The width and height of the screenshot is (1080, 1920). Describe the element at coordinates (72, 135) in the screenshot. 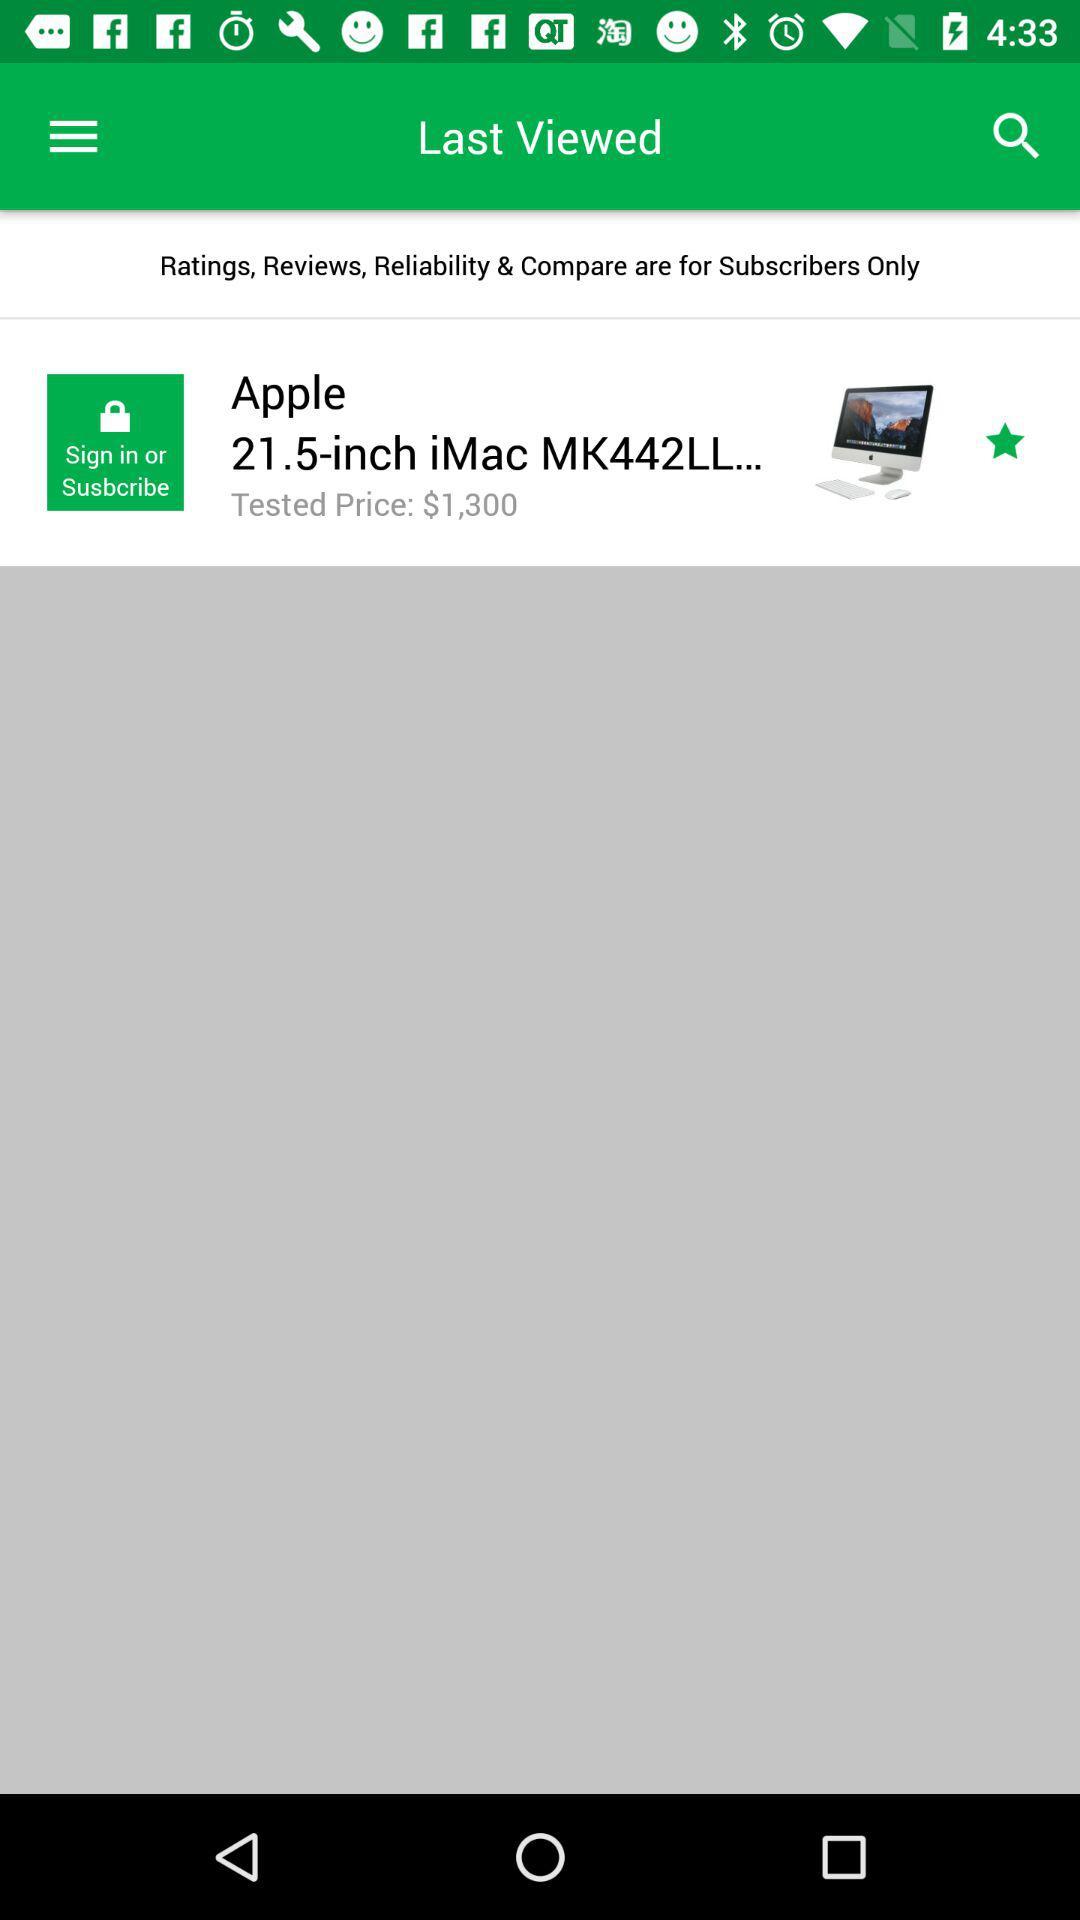

I see `item to the left of last viewed` at that location.